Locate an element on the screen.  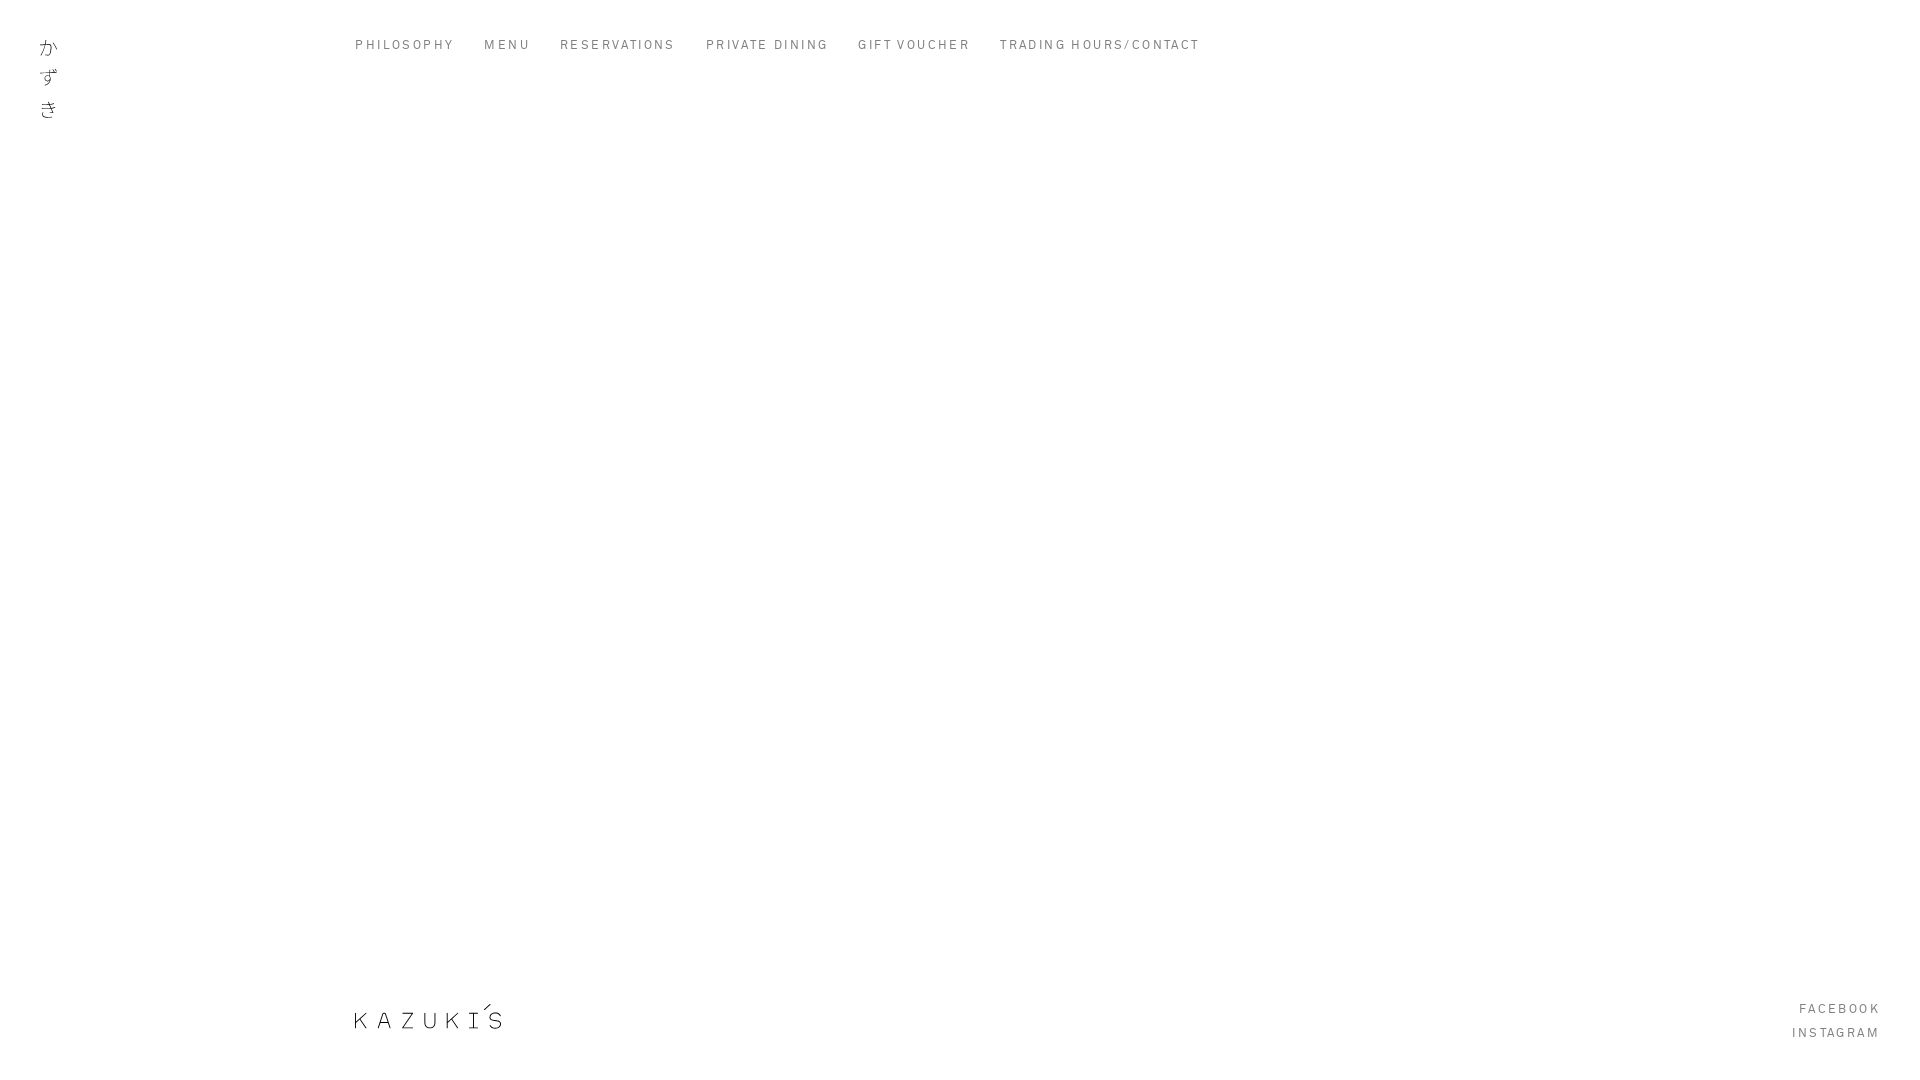
'INSTAGRAM' is located at coordinates (1791, 1033).